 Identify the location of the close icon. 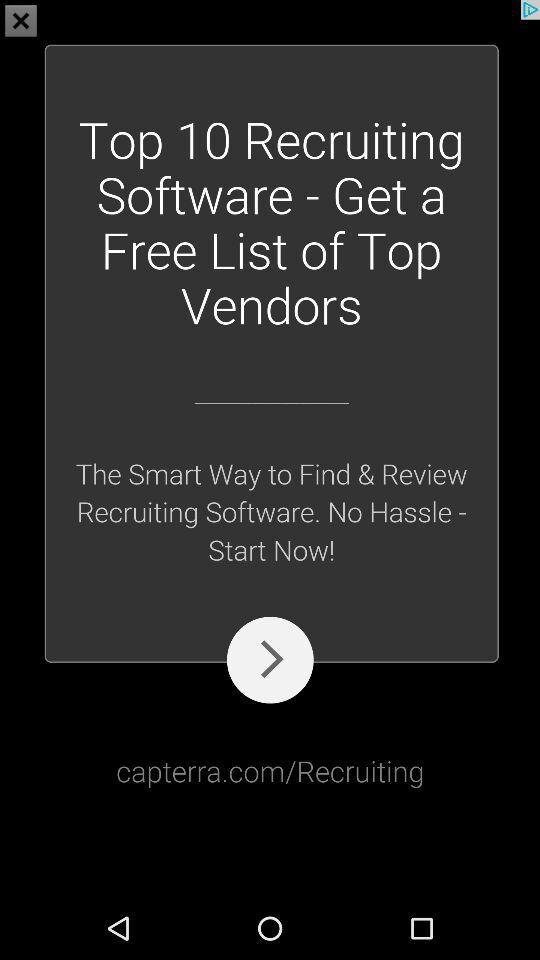
(20, 21).